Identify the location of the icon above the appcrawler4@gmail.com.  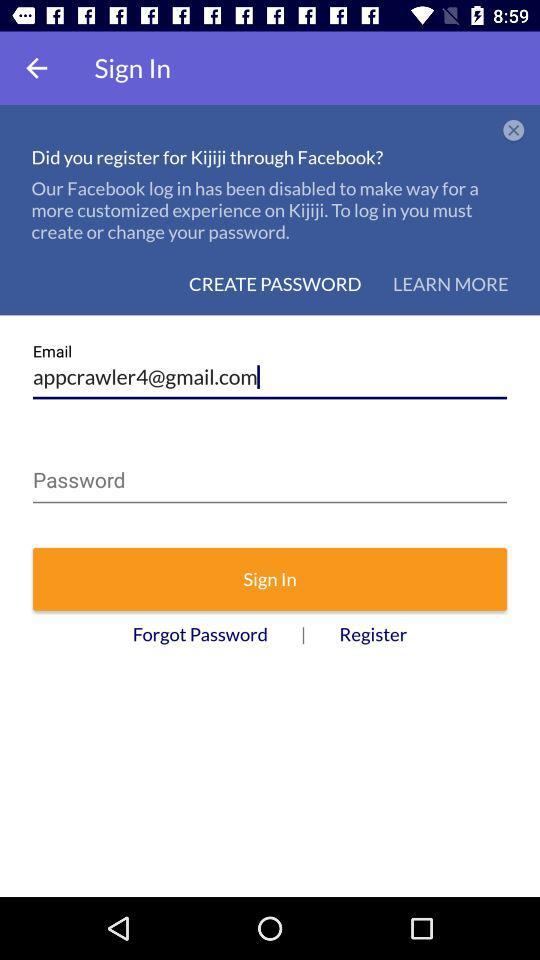
(450, 283).